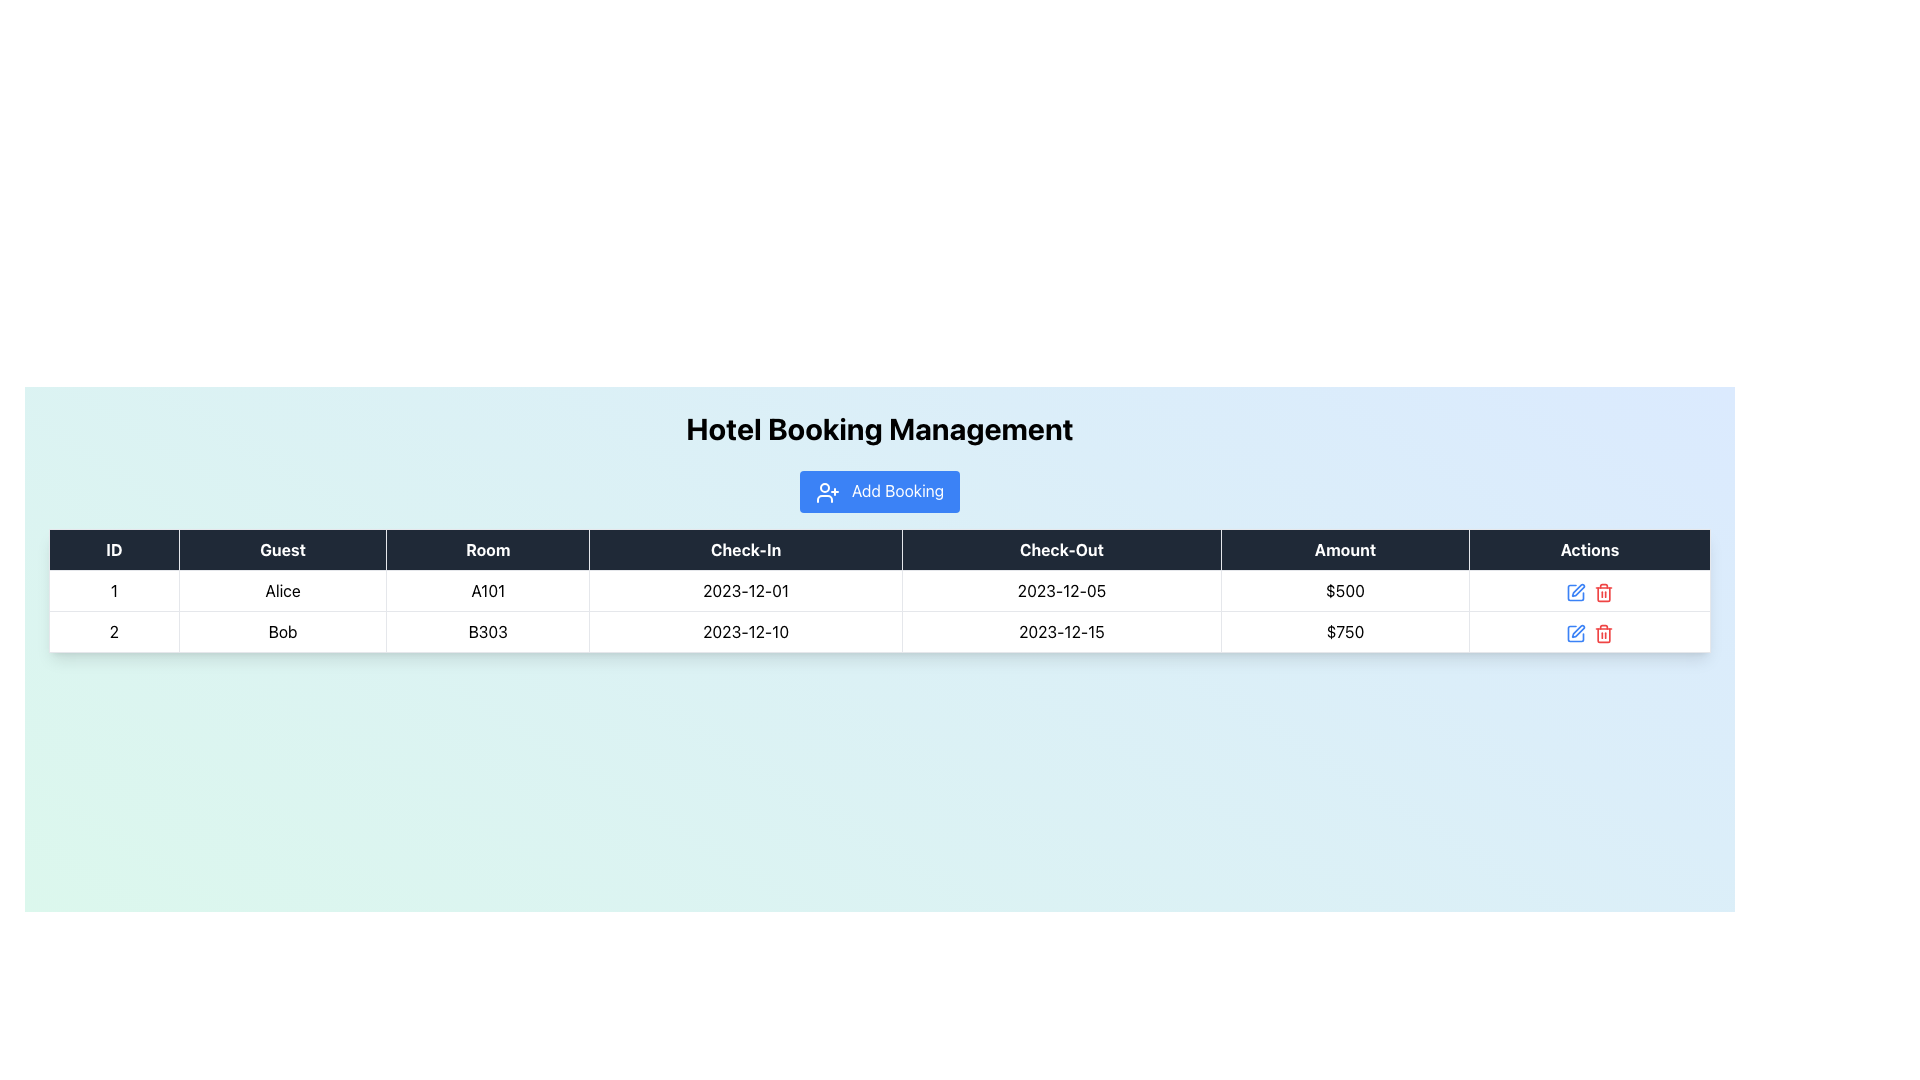 The image size is (1920, 1080). Describe the element at coordinates (1603, 631) in the screenshot. I see `the removal button icon located in the 'Actions' column of the second row in the displayed table` at that location.